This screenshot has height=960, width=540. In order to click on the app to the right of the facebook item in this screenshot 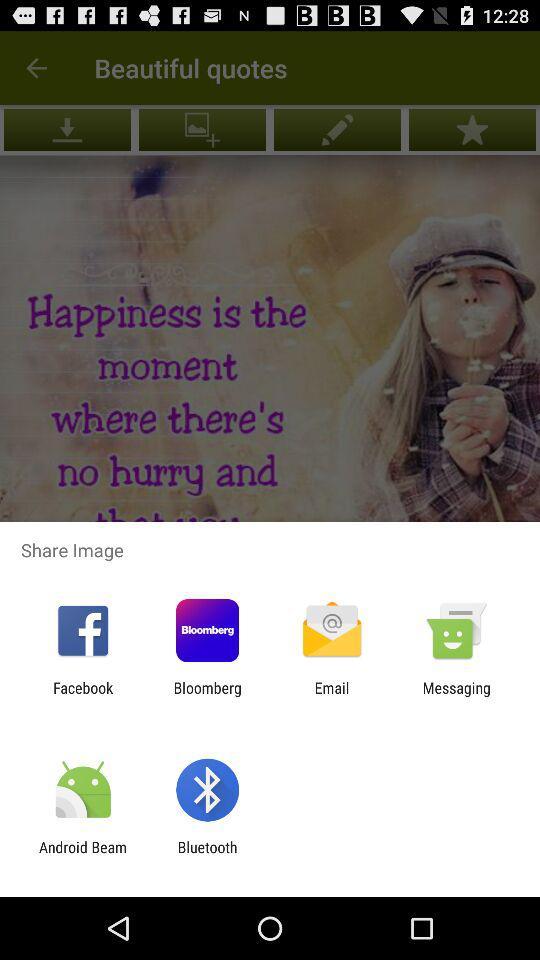, I will do `click(206, 696)`.